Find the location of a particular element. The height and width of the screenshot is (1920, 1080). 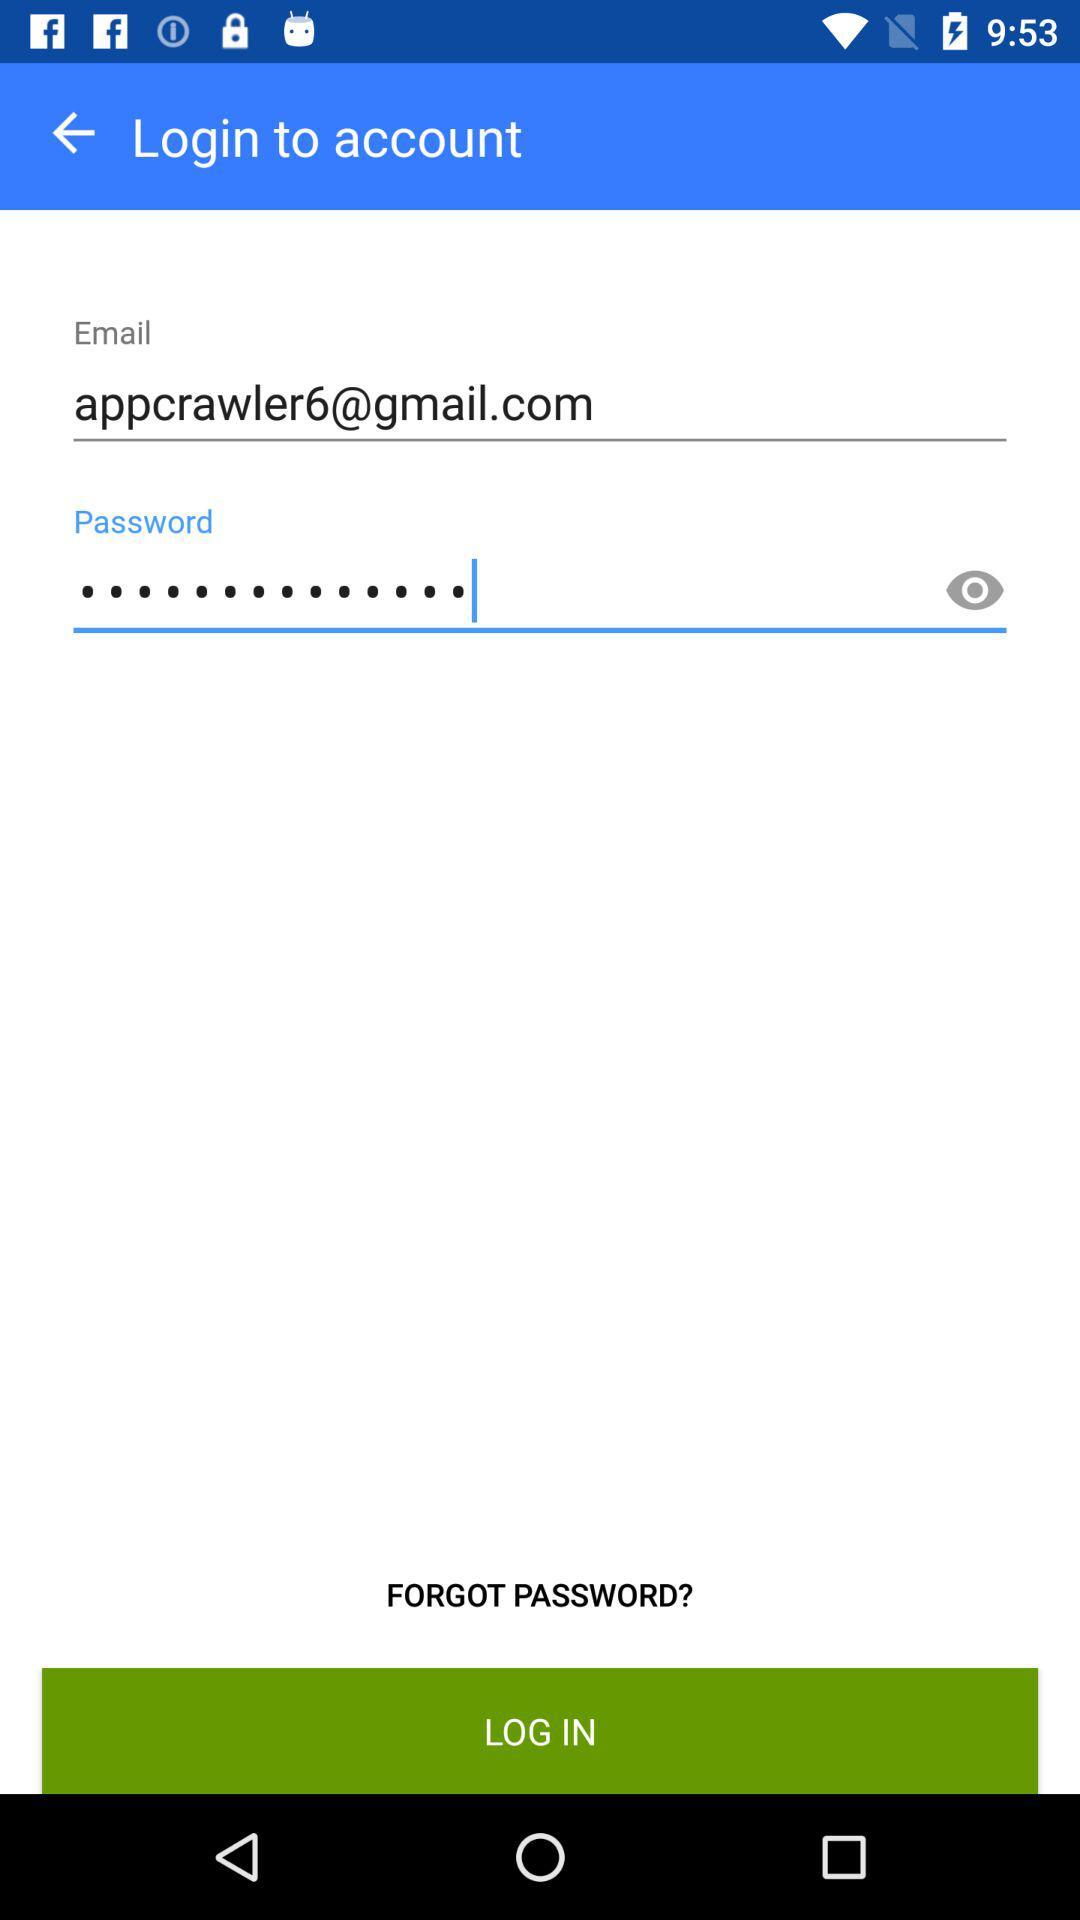

the icon above the appcrawler6@gmail.com is located at coordinates (72, 131).